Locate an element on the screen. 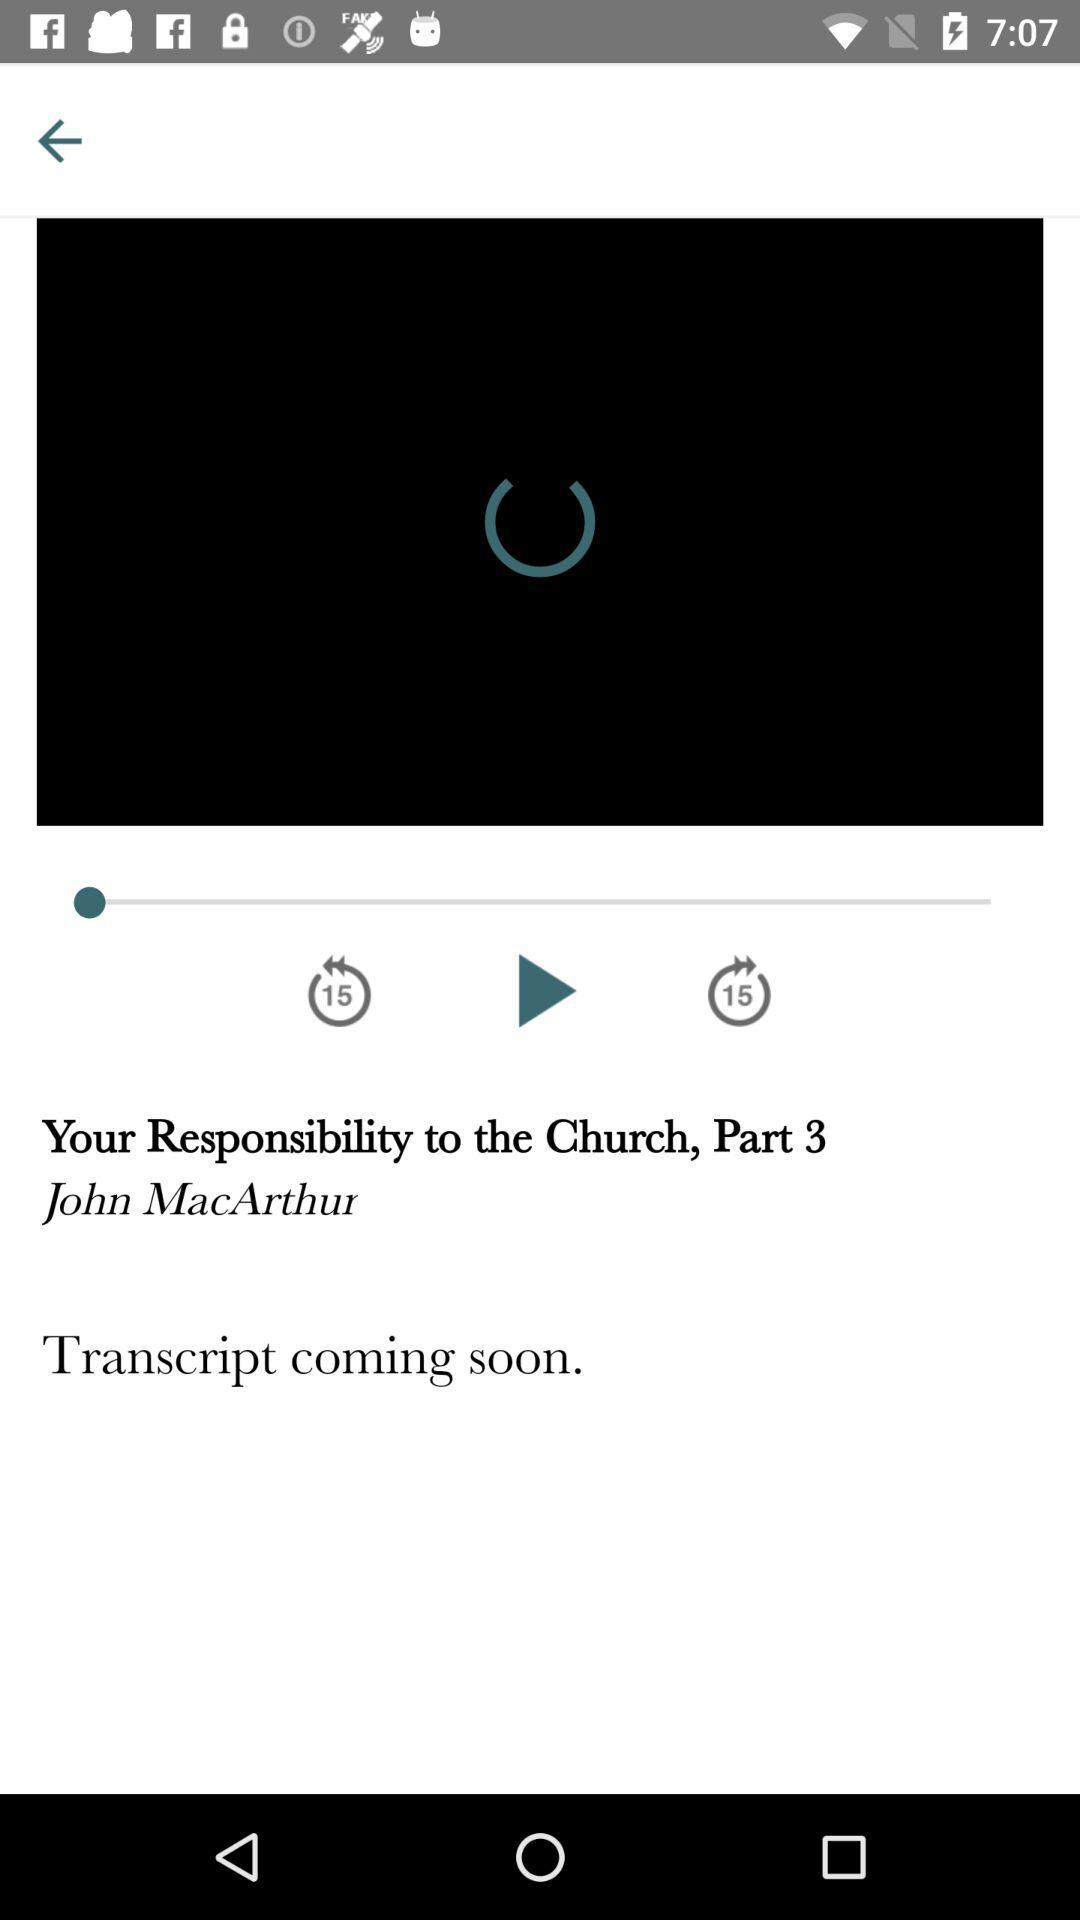 The image size is (1080, 1920). previous is located at coordinates (58, 139).